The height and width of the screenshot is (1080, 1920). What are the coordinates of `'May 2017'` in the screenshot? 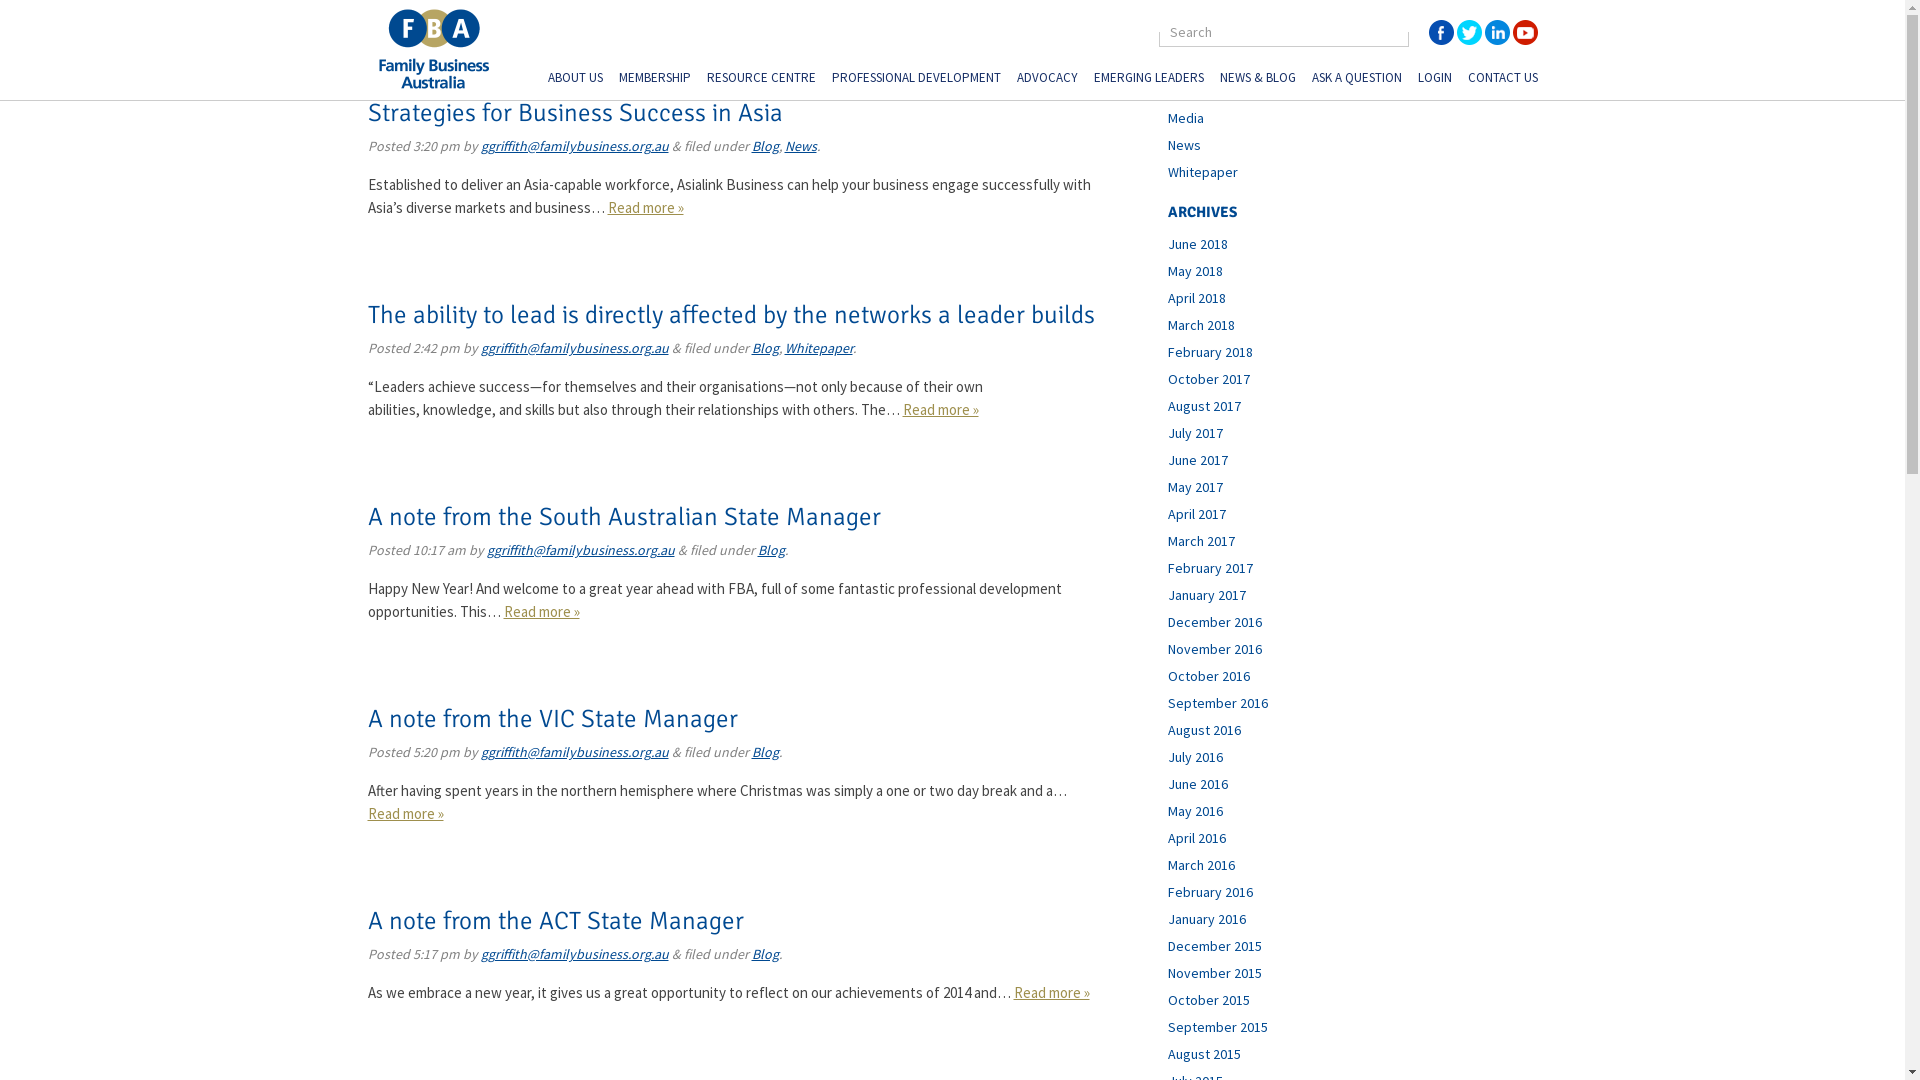 It's located at (1195, 486).